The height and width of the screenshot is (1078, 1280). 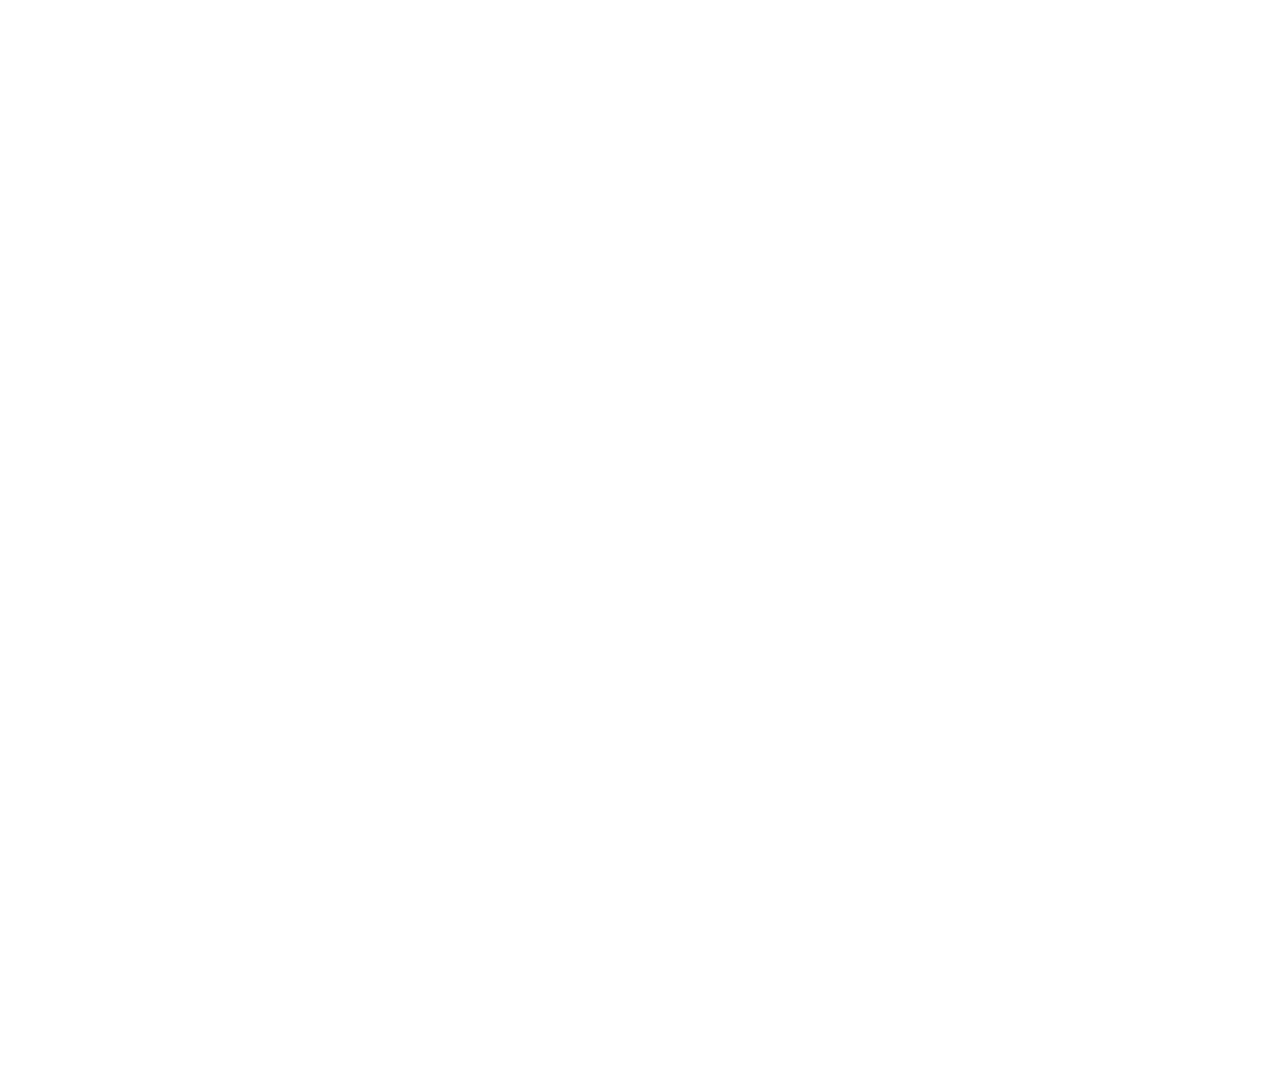 What do you see at coordinates (205, 855) in the screenshot?
I see `'Who We Are'` at bounding box center [205, 855].